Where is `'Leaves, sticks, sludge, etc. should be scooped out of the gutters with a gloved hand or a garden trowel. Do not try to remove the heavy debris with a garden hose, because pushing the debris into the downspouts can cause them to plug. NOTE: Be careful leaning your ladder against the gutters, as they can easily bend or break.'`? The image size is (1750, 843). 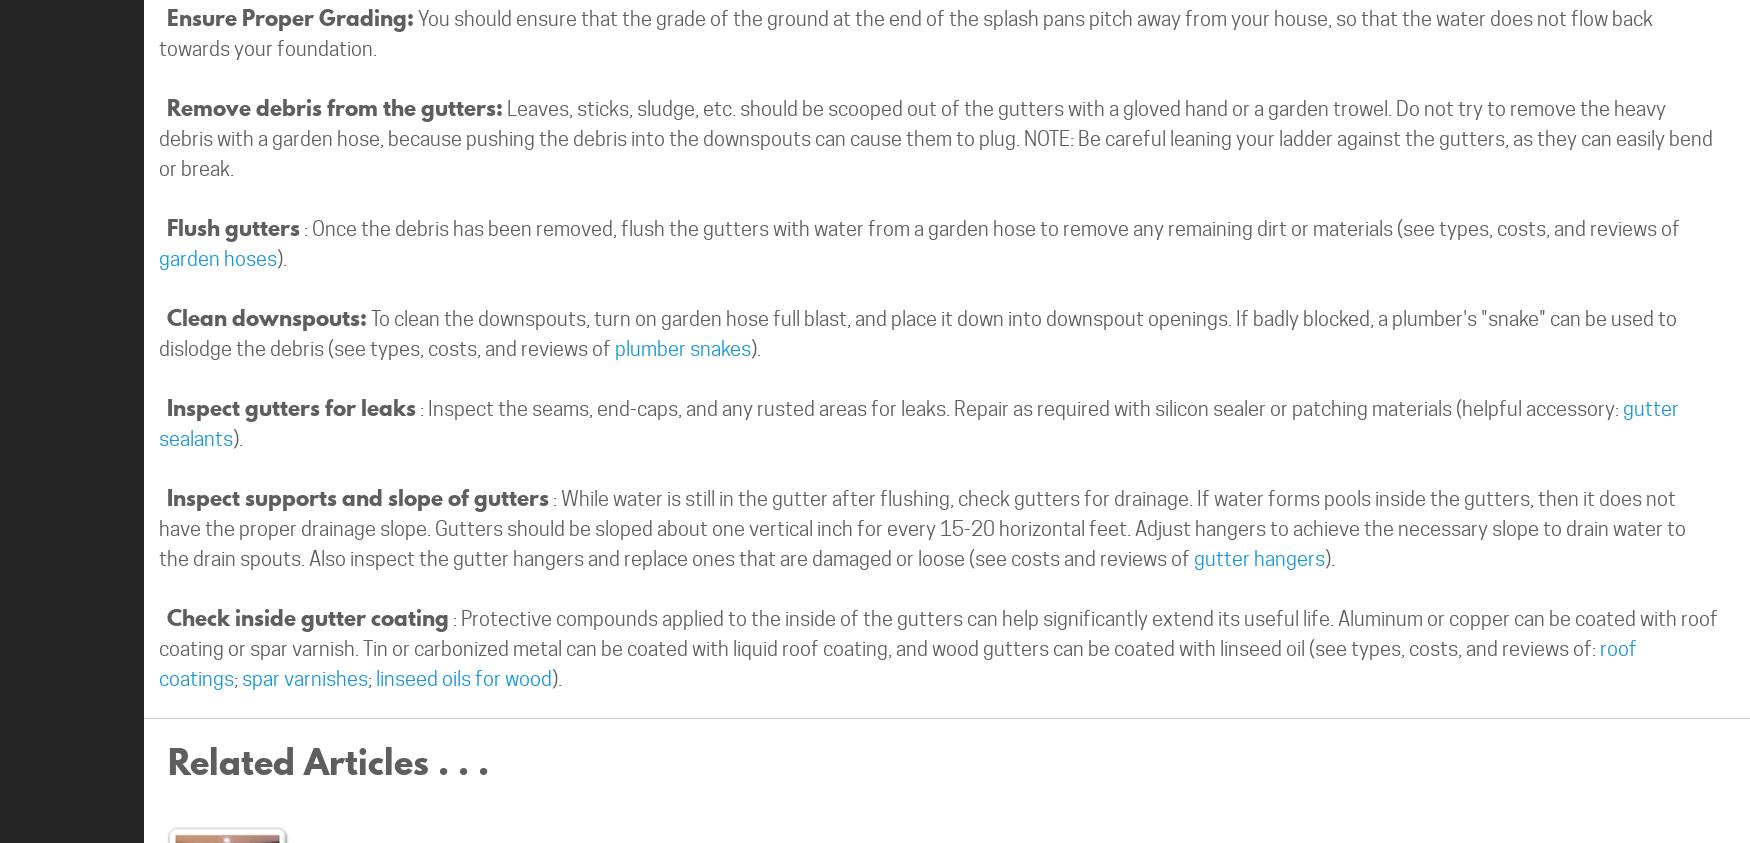 'Leaves, sticks, sludge, etc. should be scooped out of the gutters with a gloved hand or a garden trowel. Do not try to remove the heavy debris with a garden hose, because pushing the debris into the downspouts can cause them to plug. NOTE: Be careful leaning your ladder against the gutters, as they can easily bend or break.' is located at coordinates (935, 138).